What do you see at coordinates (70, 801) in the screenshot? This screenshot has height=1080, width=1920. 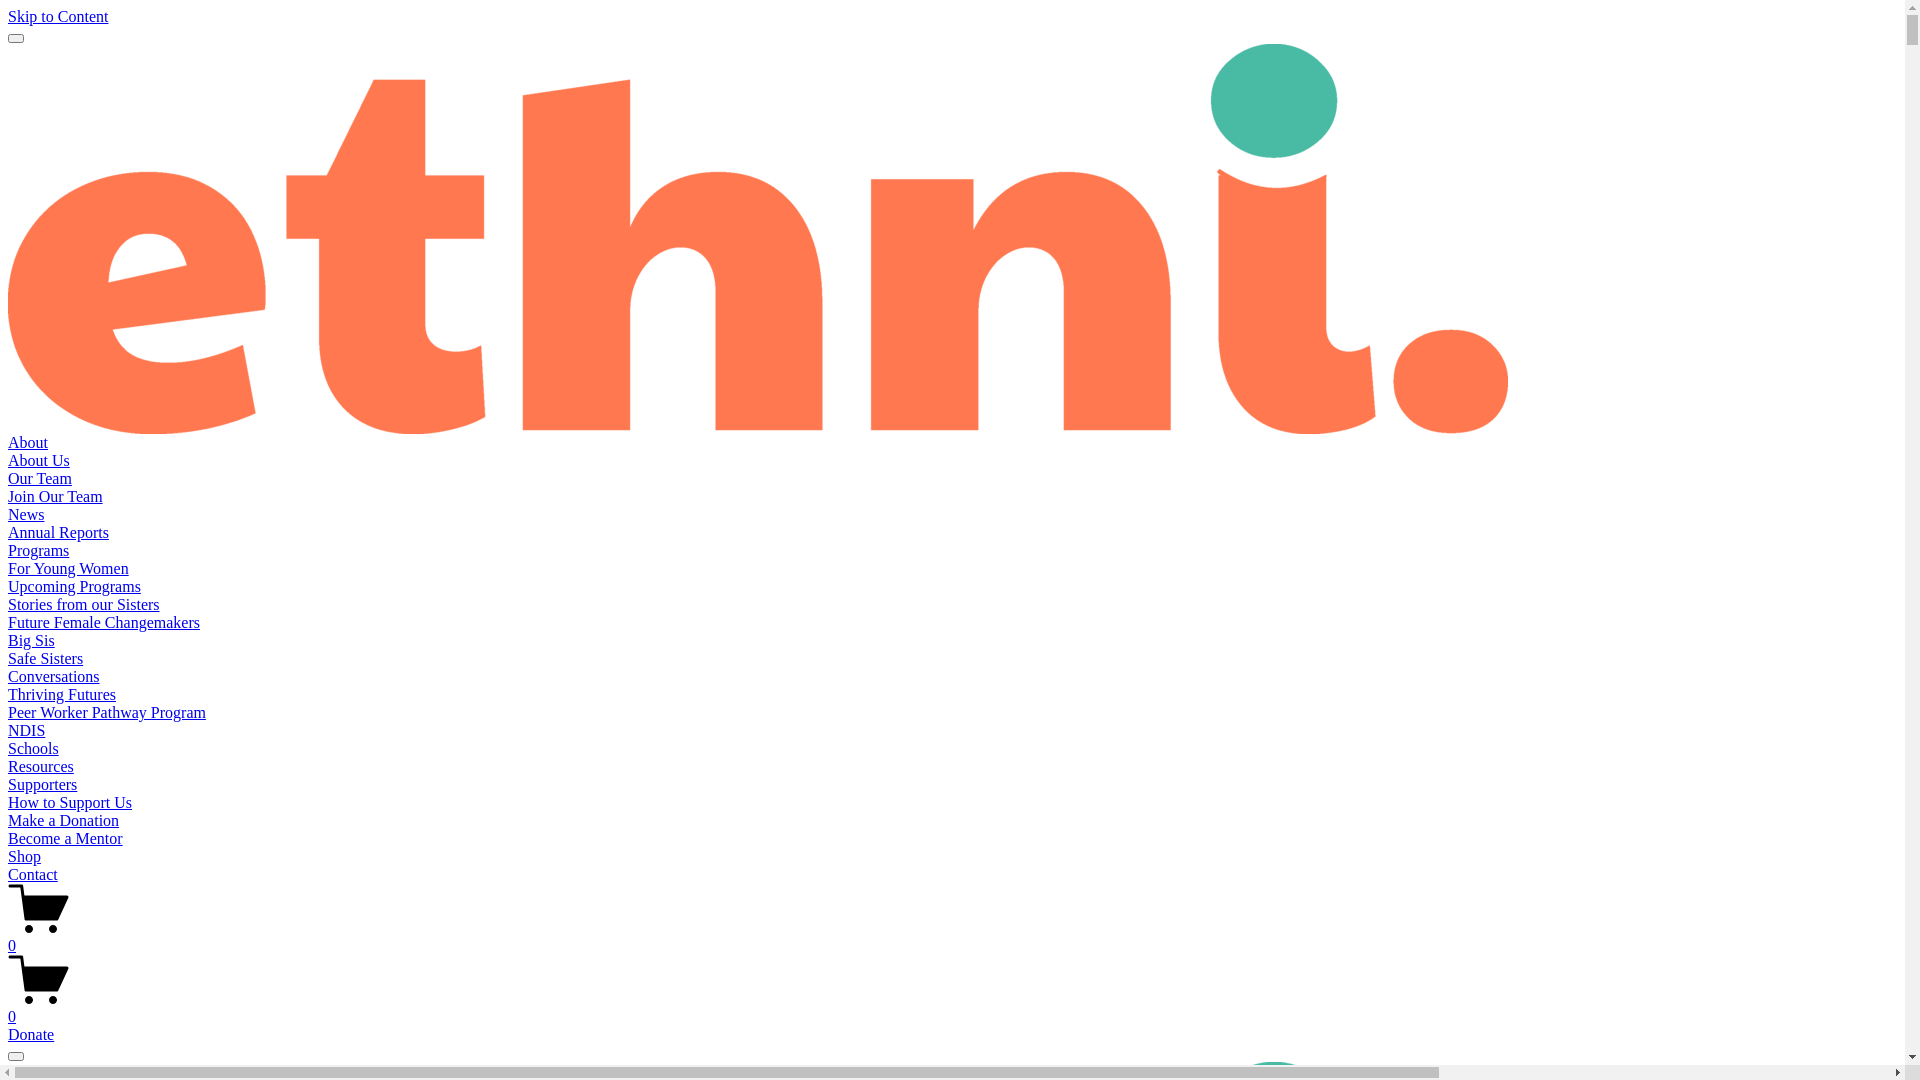 I see `'How to Support Us'` at bounding box center [70, 801].